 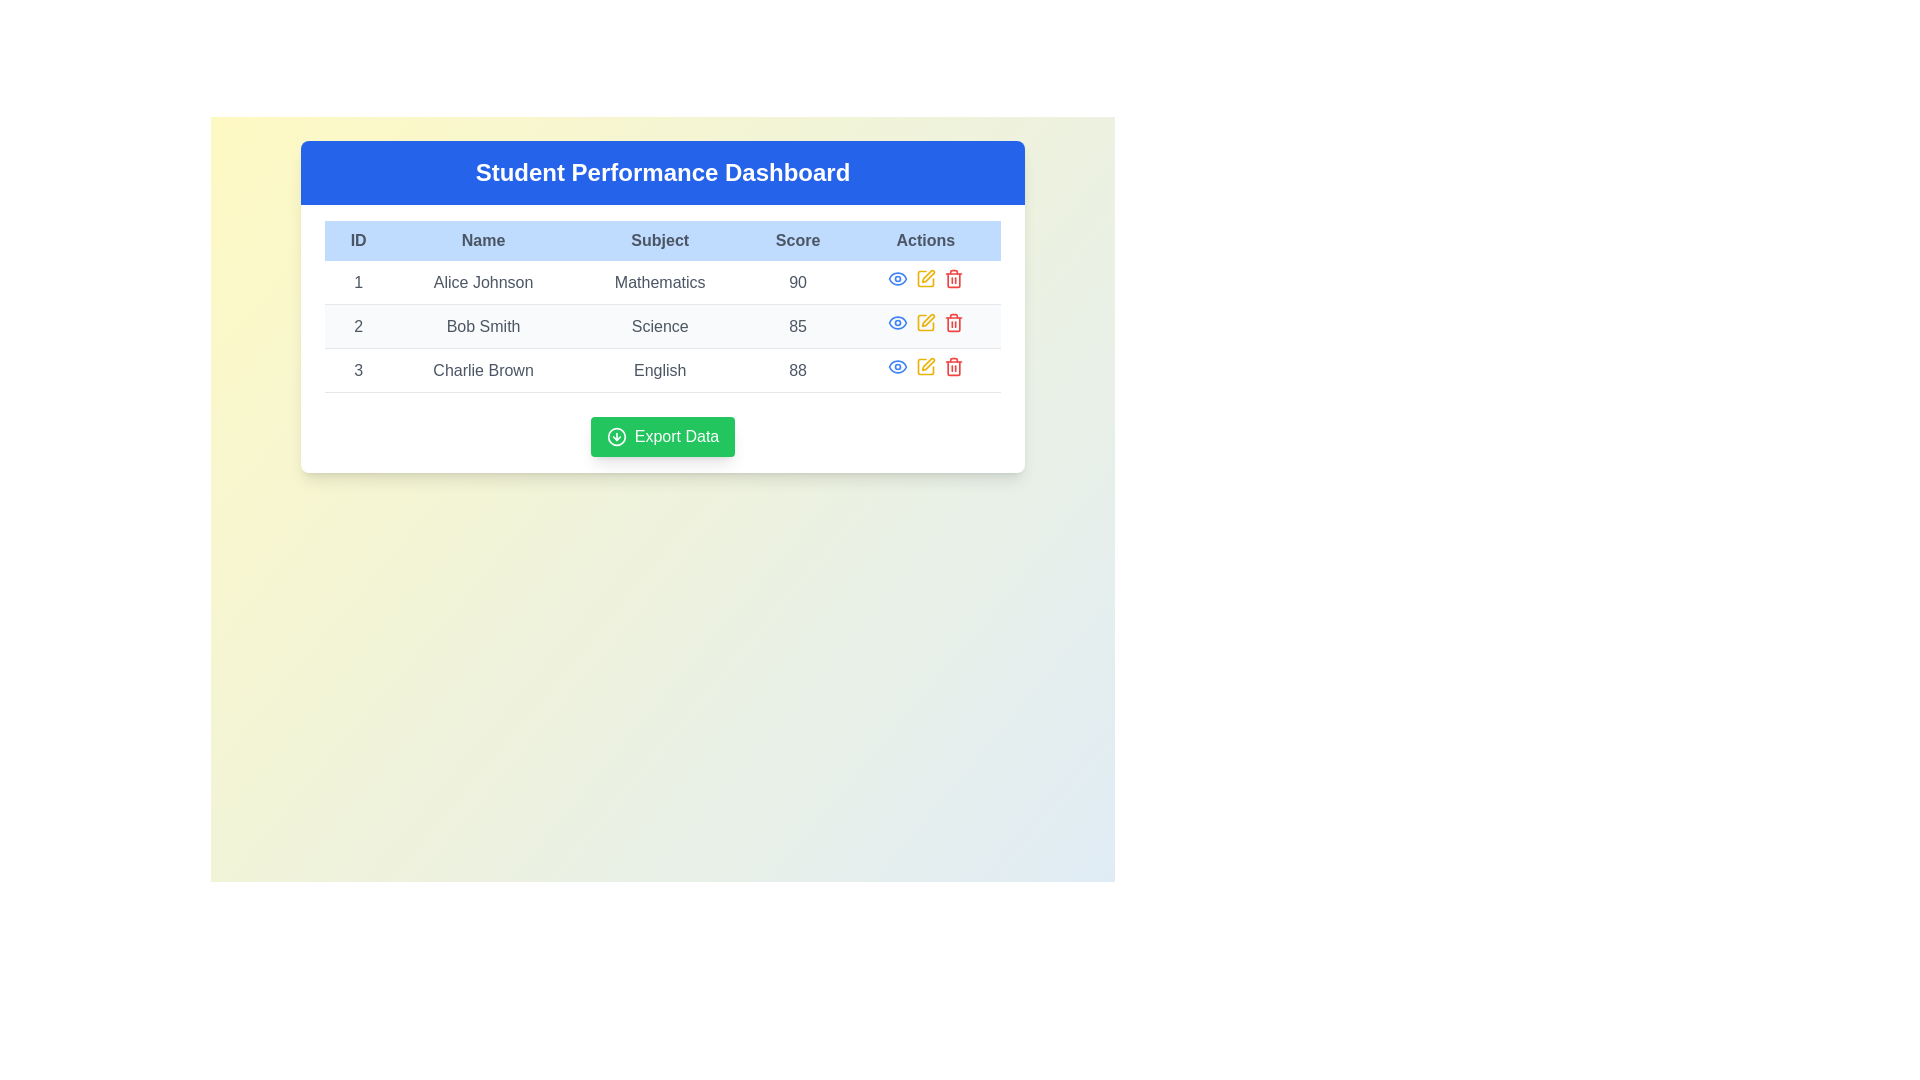 I want to click on the edit button located in the 'Actions' column of the first row of the table under the 'Student Performance Dashboard' title, so click(x=924, y=278).